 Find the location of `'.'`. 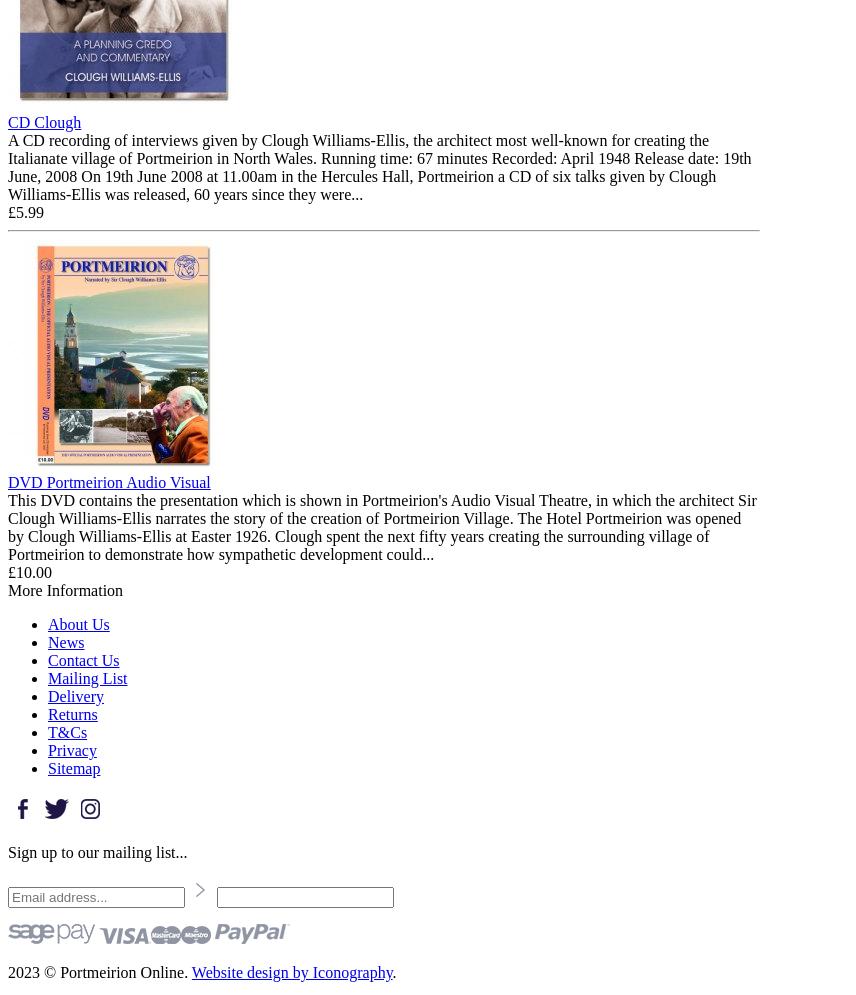

'.' is located at coordinates (393, 970).